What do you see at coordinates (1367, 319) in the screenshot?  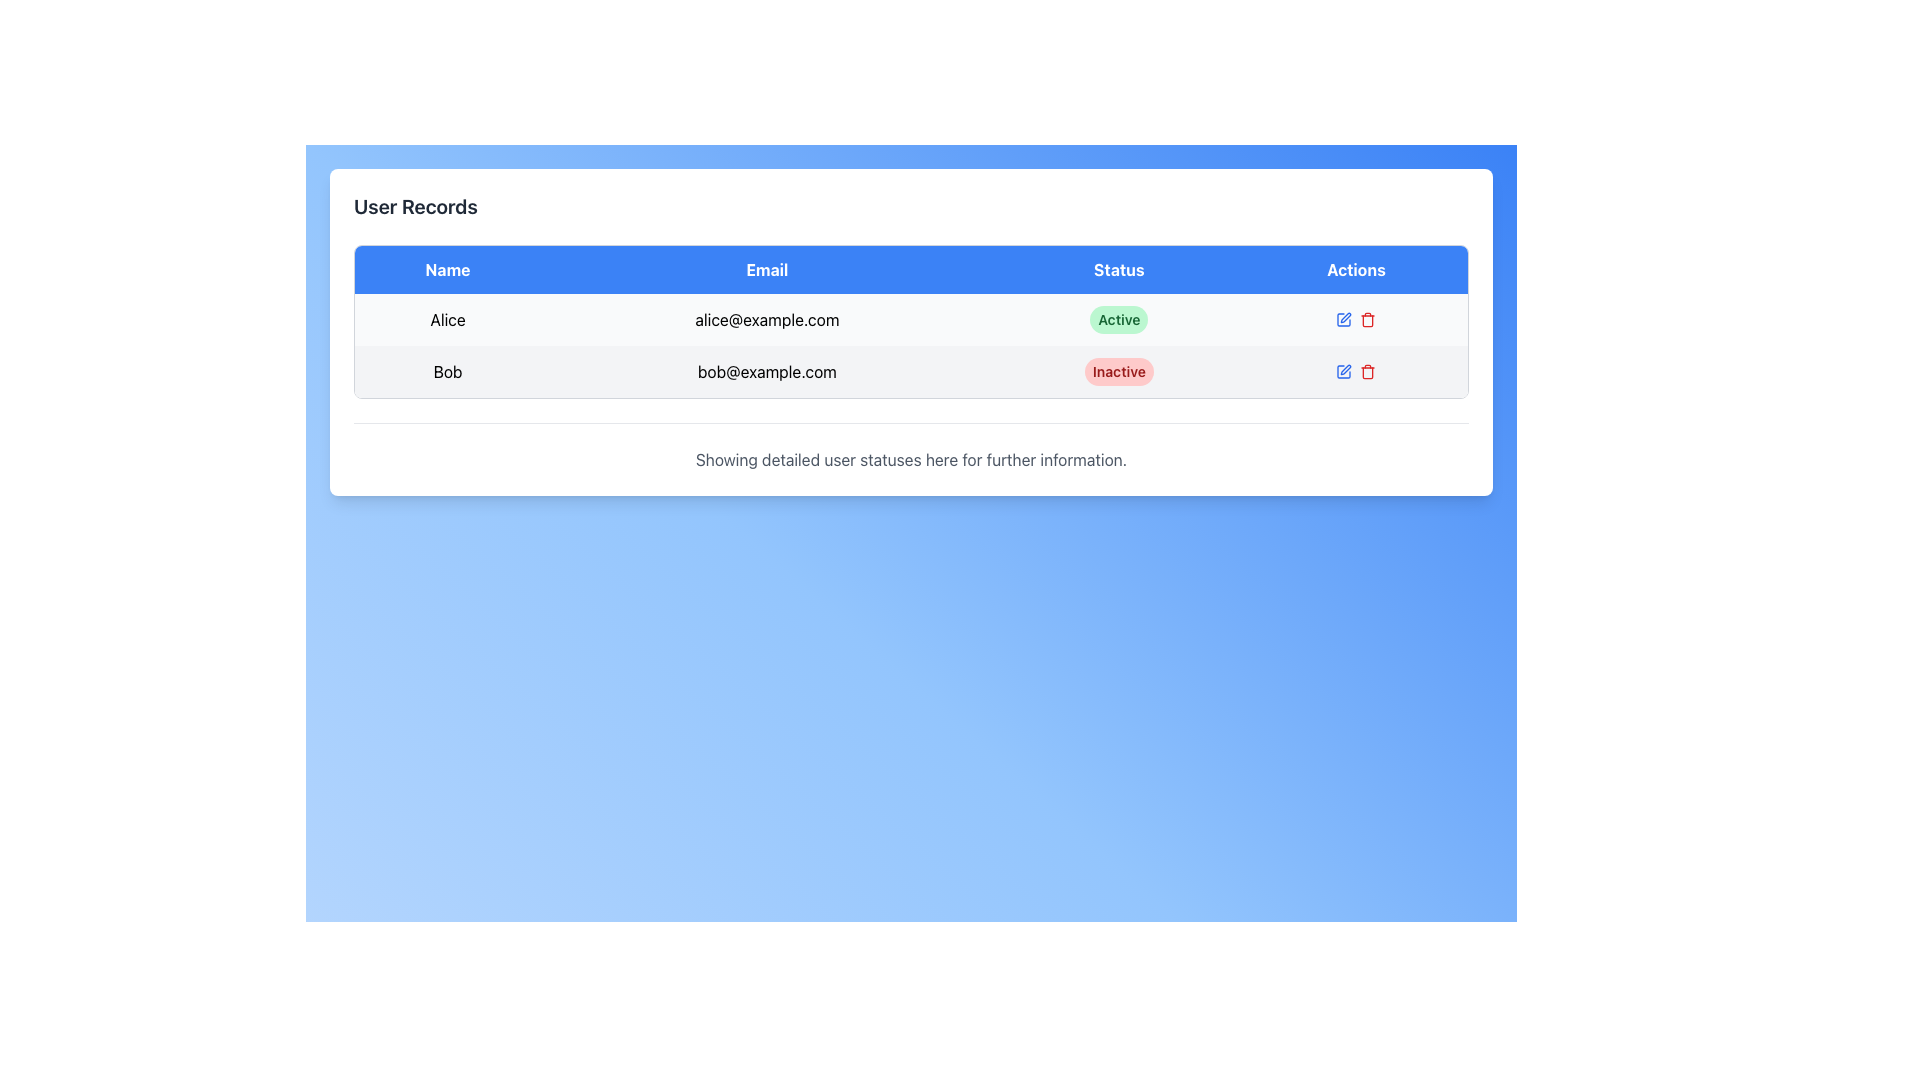 I see `the red trash icon` at bounding box center [1367, 319].